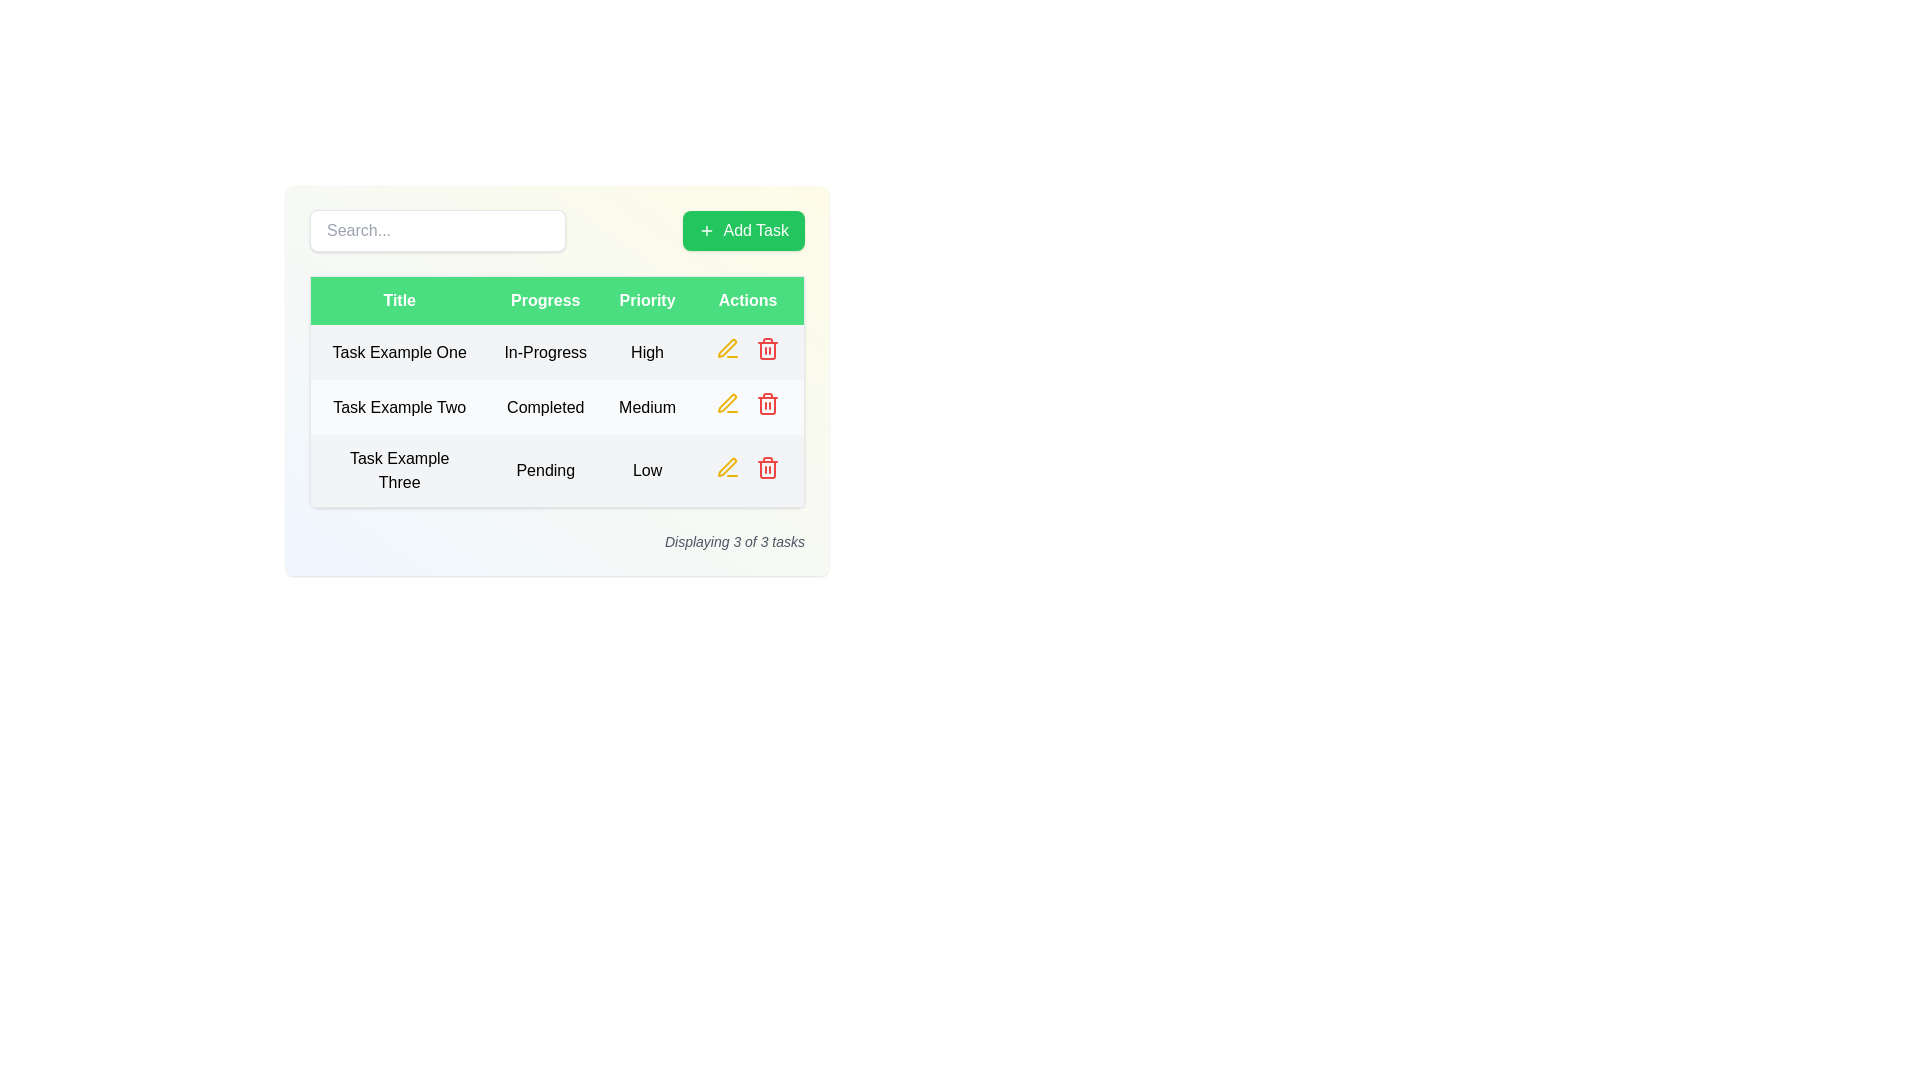 The height and width of the screenshot is (1080, 1920). Describe the element at coordinates (727, 404) in the screenshot. I see `the yellow pen-like icon button located in the 'Actions' column of the second row, corresponding to 'Task Example Two', to observe a change in color` at that location.